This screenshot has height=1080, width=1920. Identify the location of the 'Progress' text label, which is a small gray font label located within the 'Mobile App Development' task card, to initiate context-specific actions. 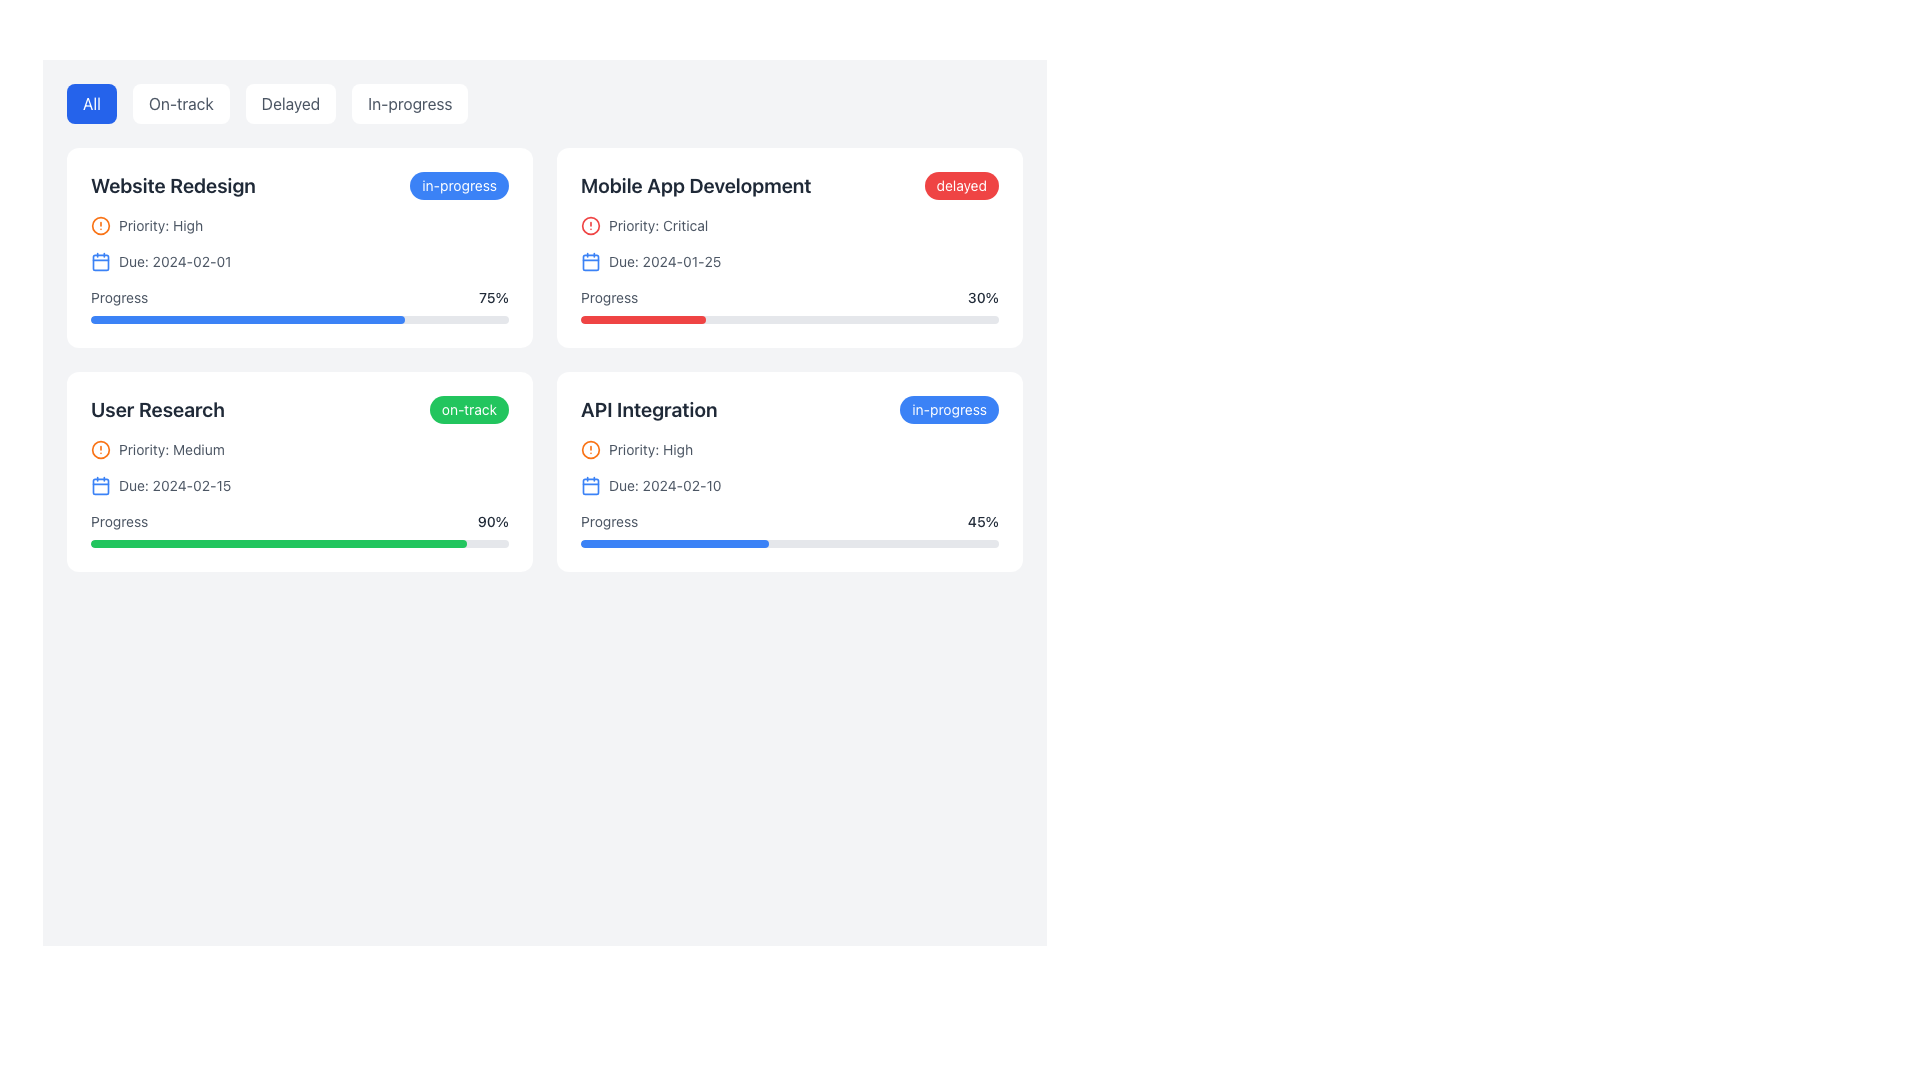
(608, 297).